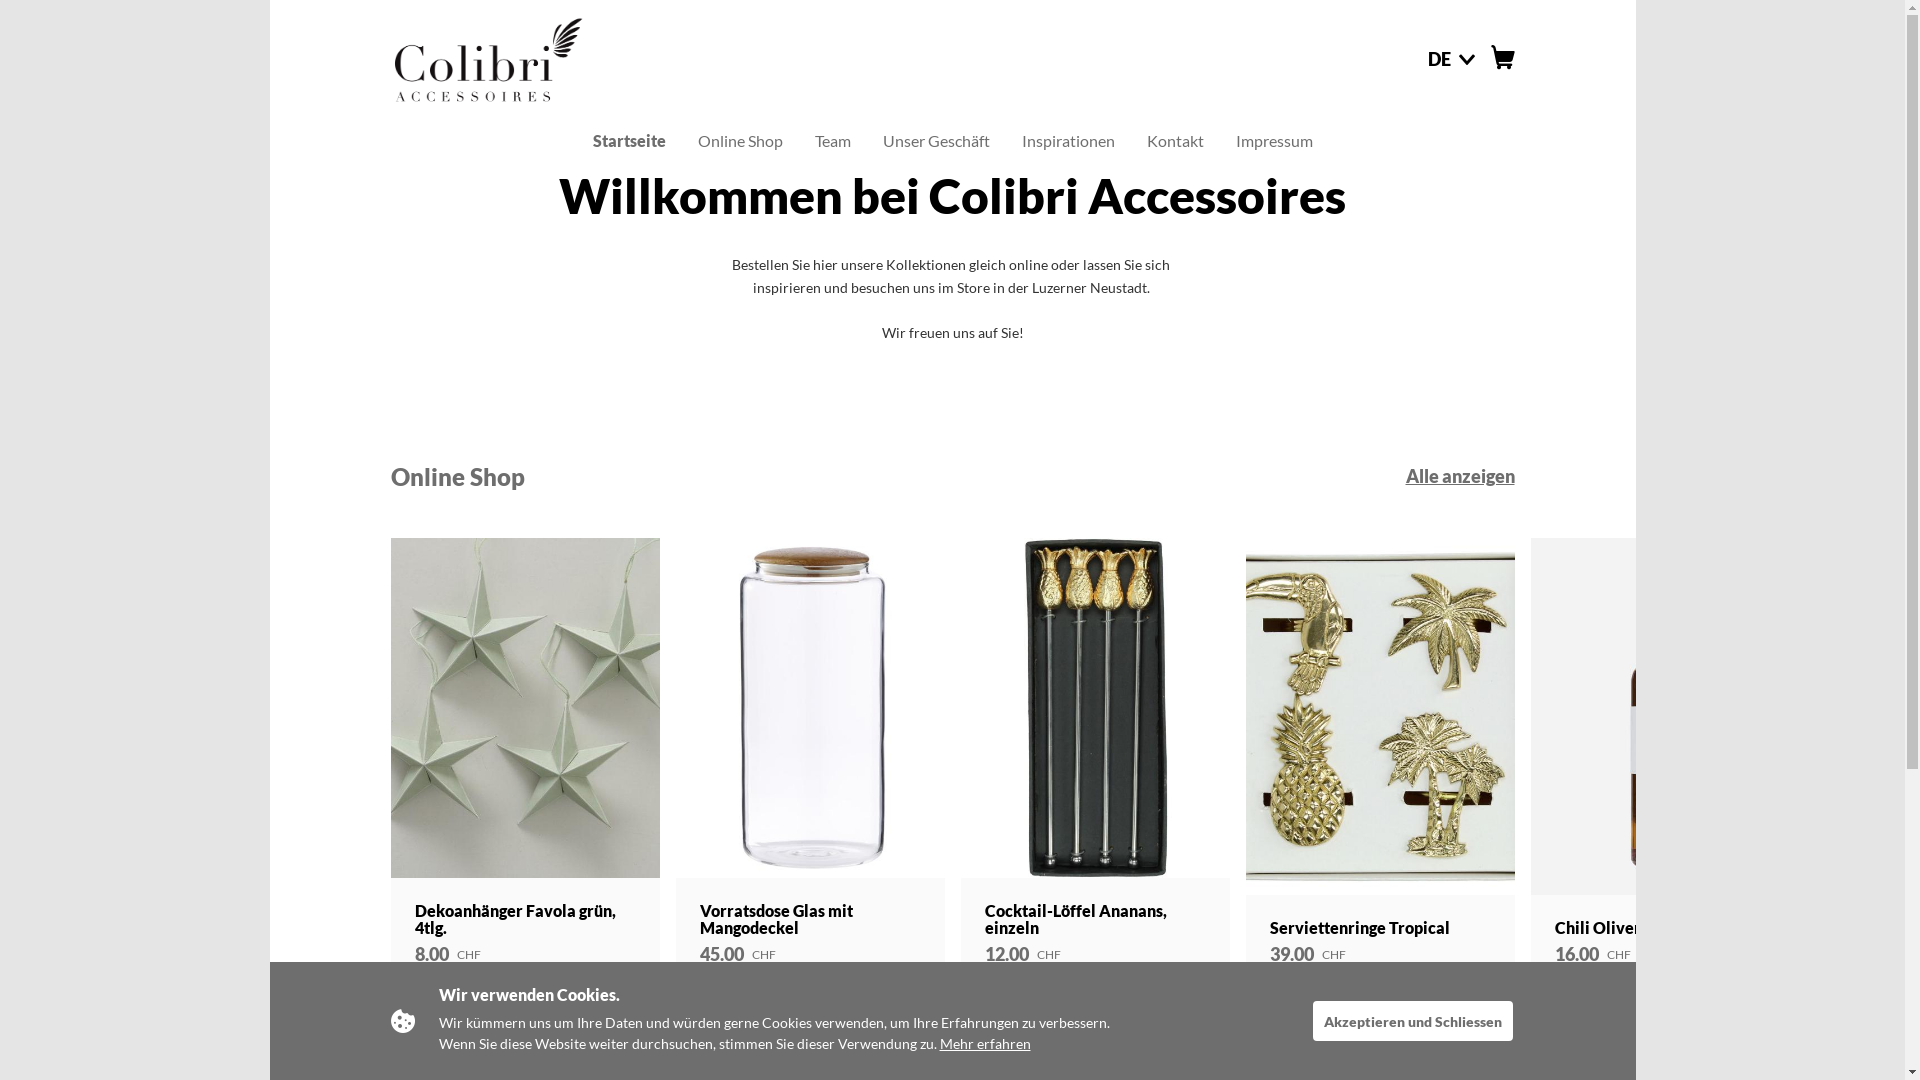 This screenshot has width=1920, height=1080. I want to click on 'logo', so click(486, 57).